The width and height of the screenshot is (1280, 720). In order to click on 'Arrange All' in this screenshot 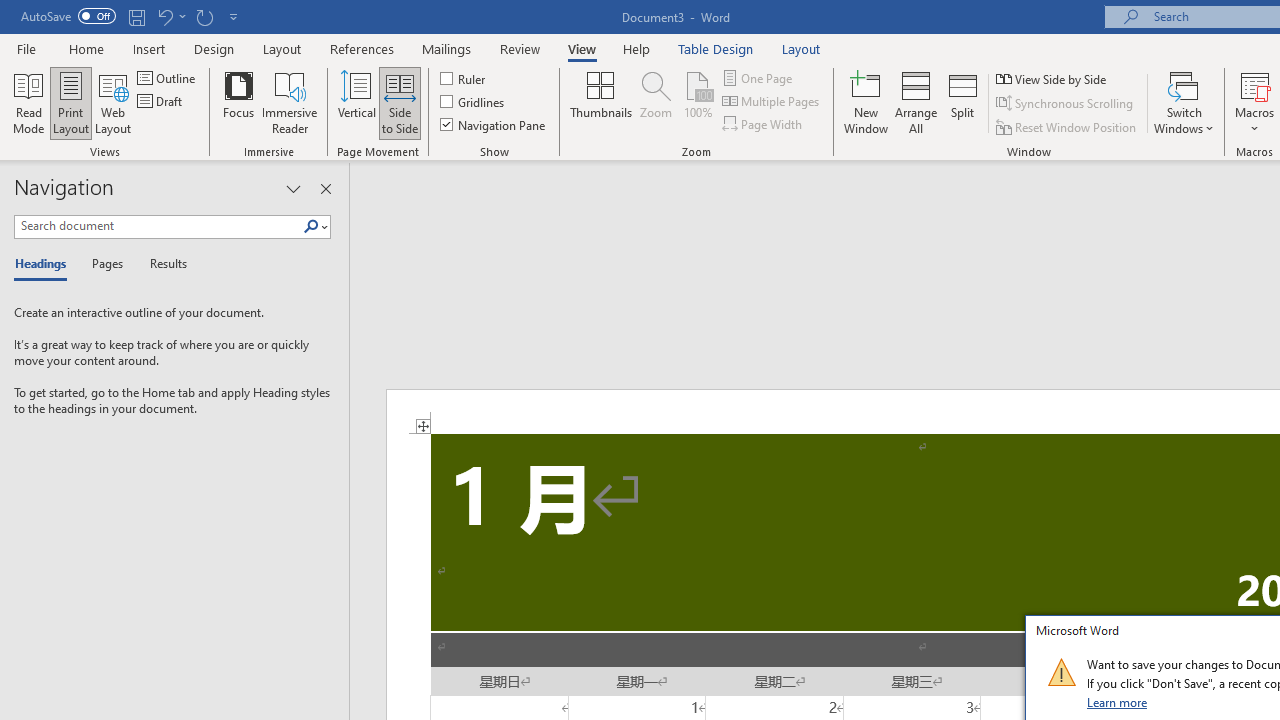, I will do `click(915, 103)`.